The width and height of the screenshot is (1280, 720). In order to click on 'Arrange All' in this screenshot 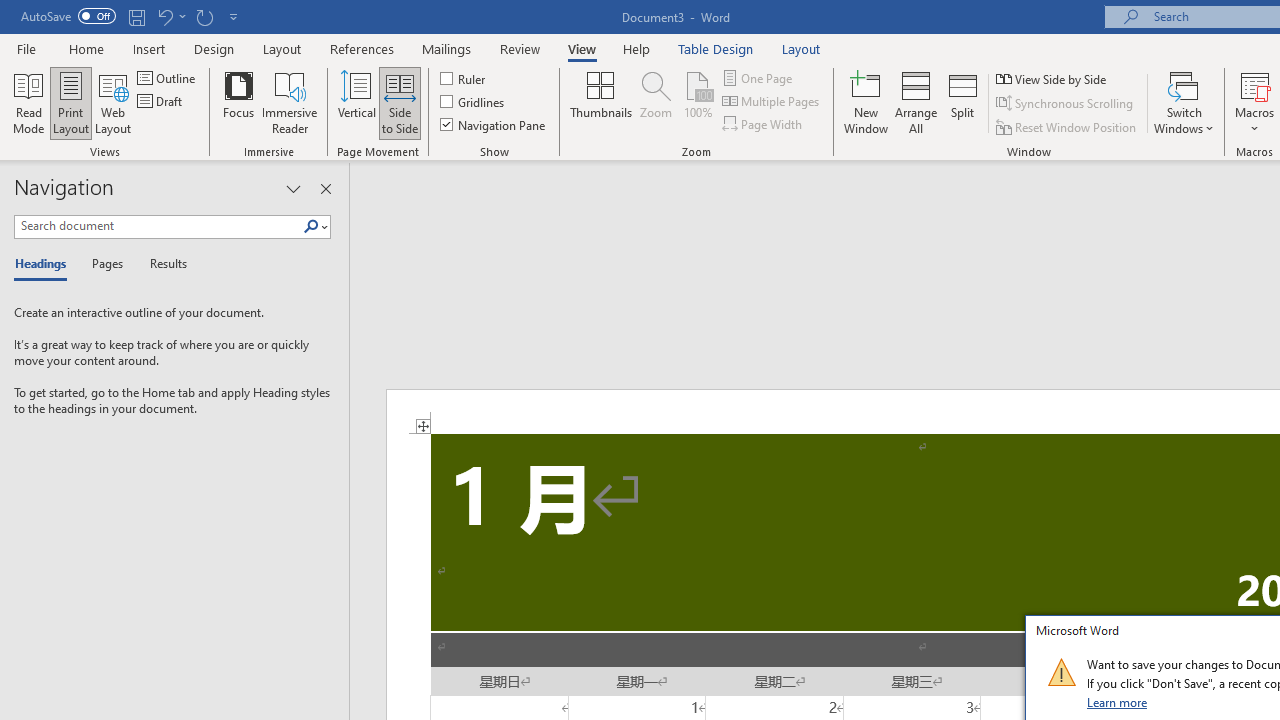, I will do `click(915, 103)`.